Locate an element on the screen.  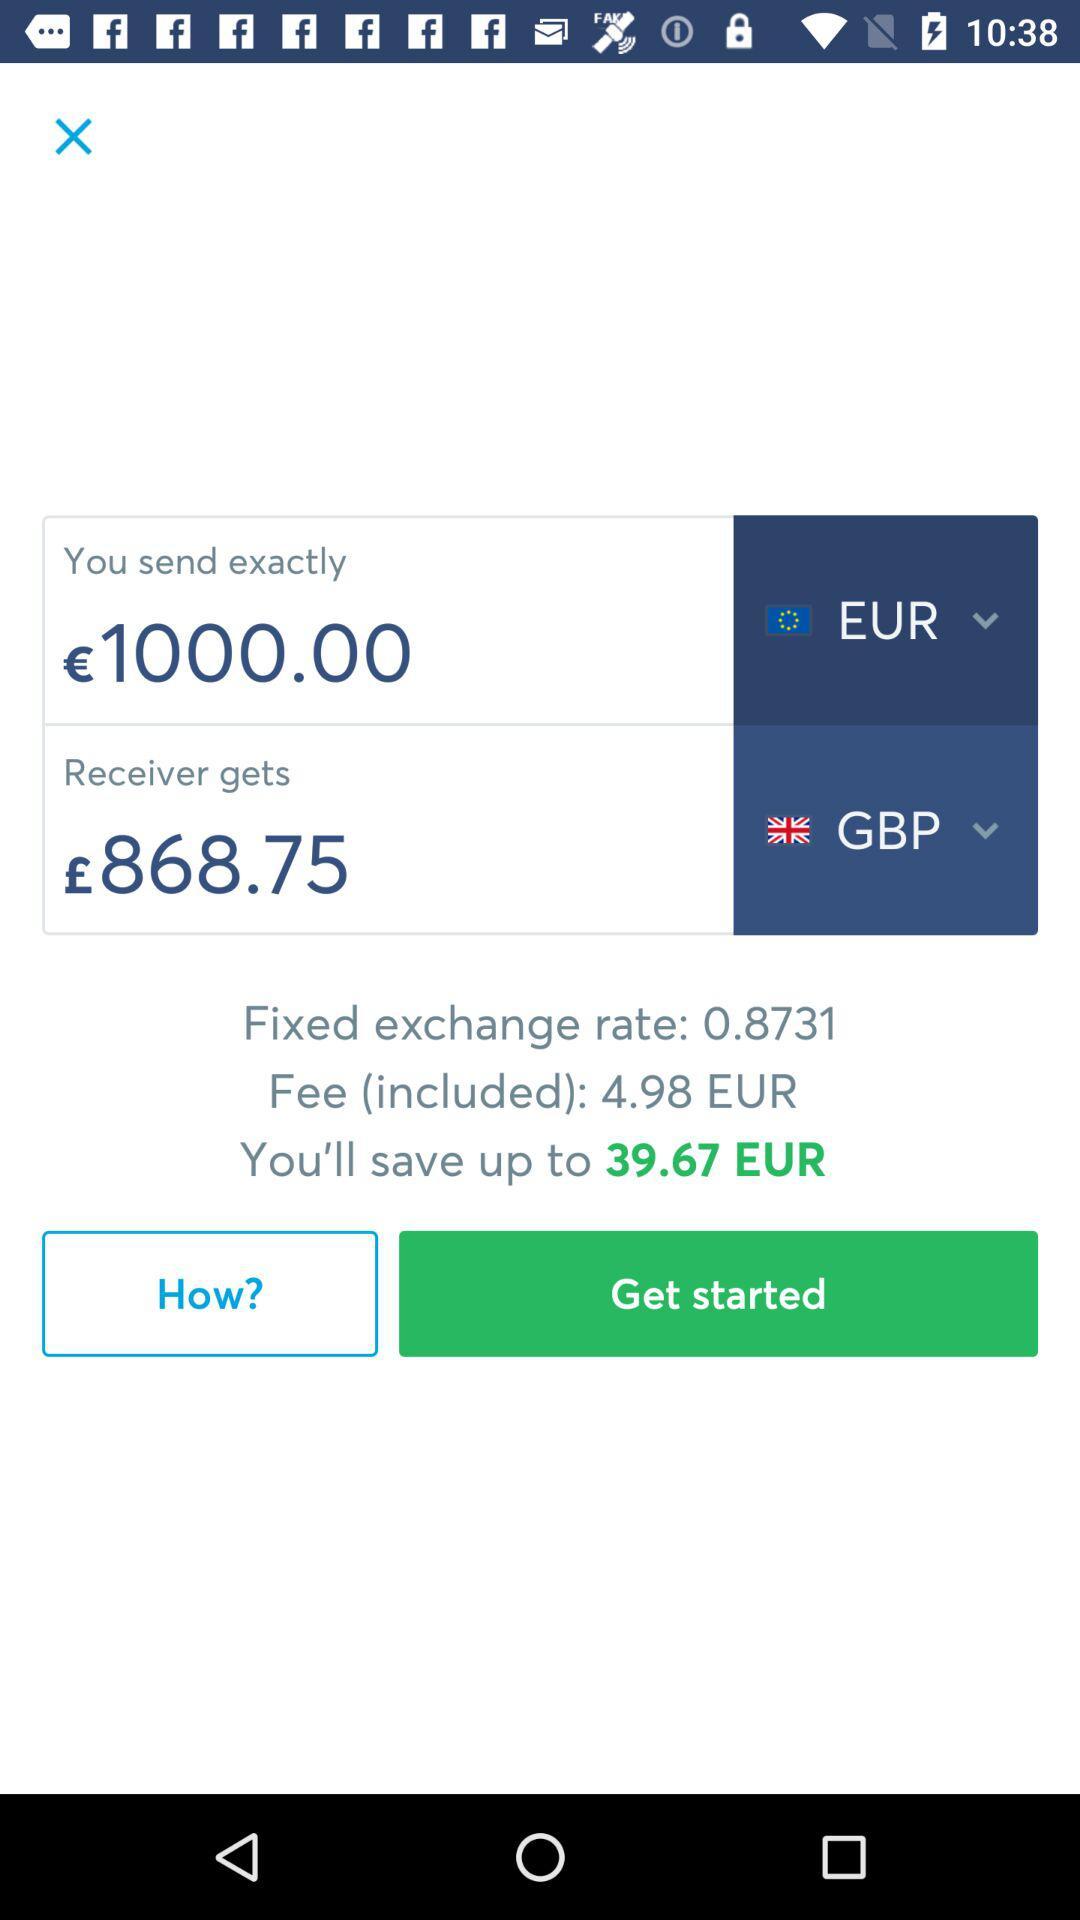
item next to how? is located at coordinates (717, 1293).